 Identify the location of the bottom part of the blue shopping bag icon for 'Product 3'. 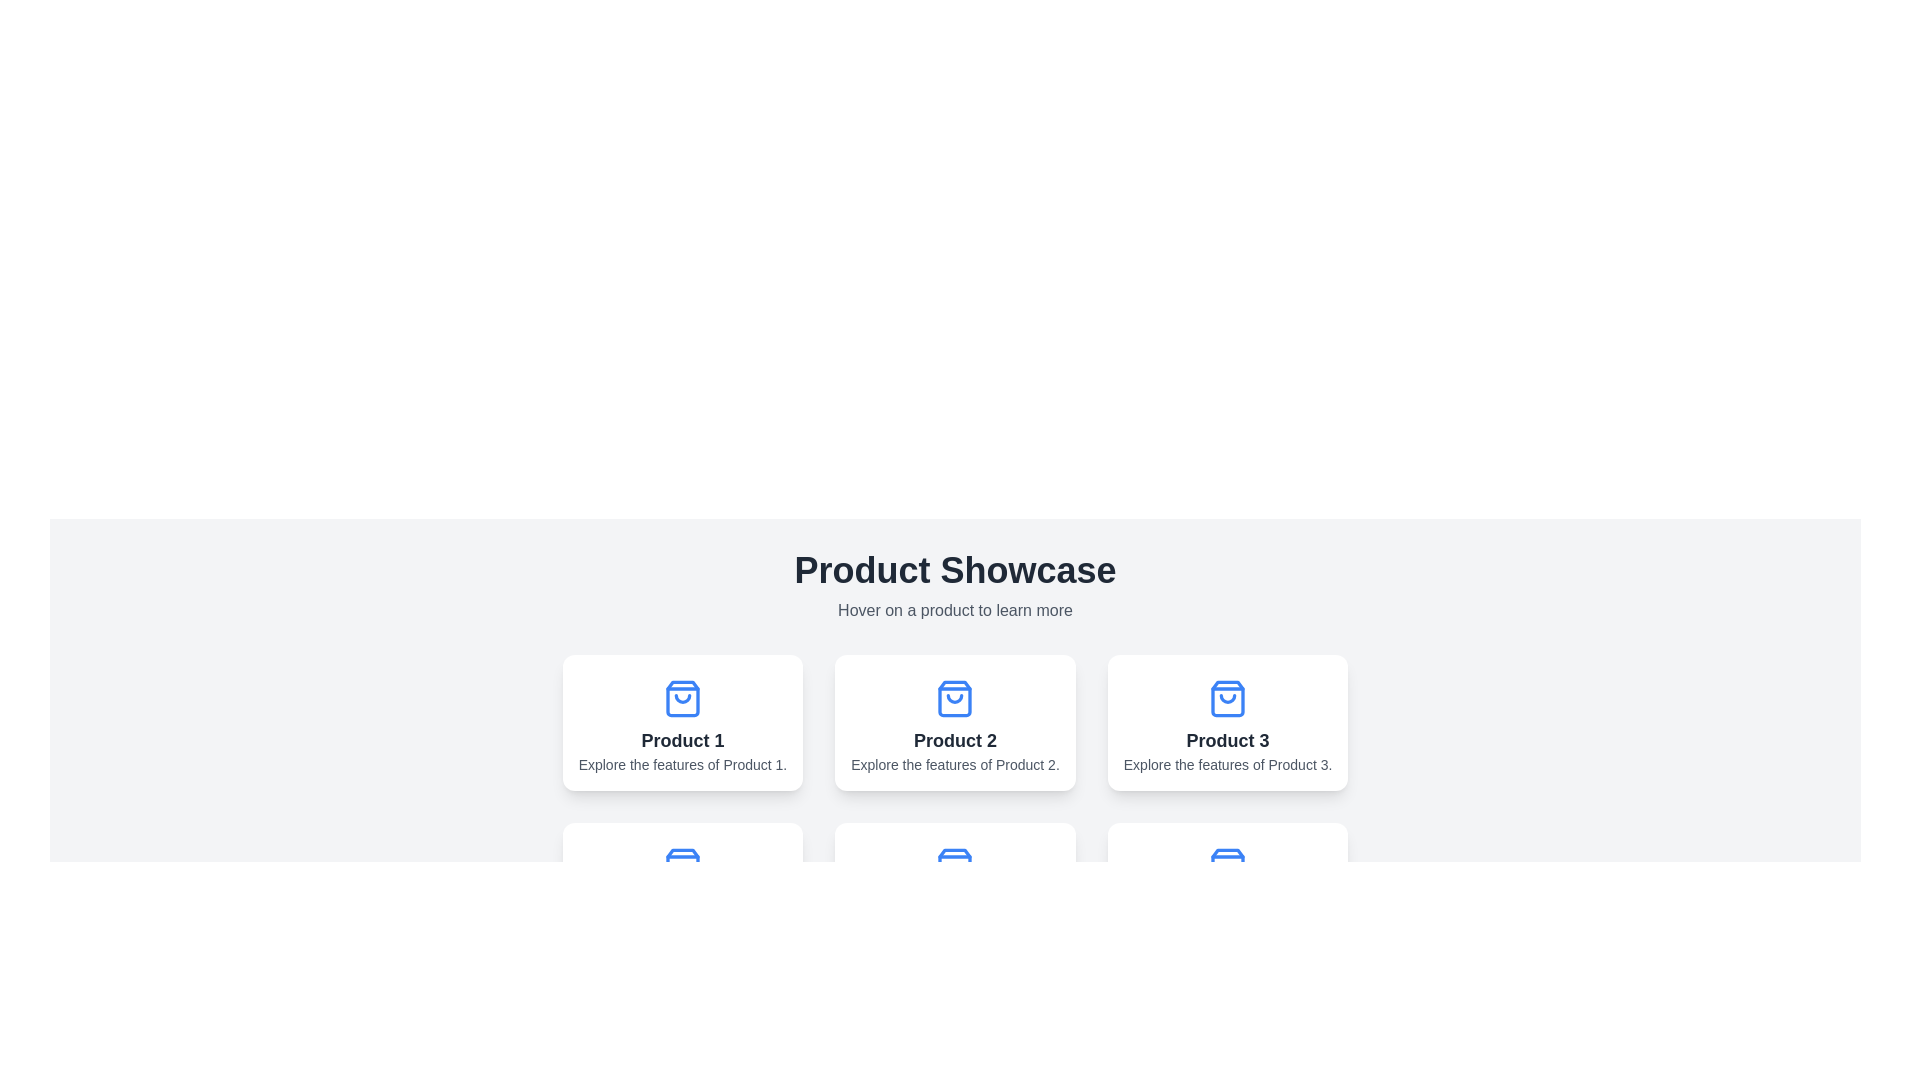
(1227, 697).